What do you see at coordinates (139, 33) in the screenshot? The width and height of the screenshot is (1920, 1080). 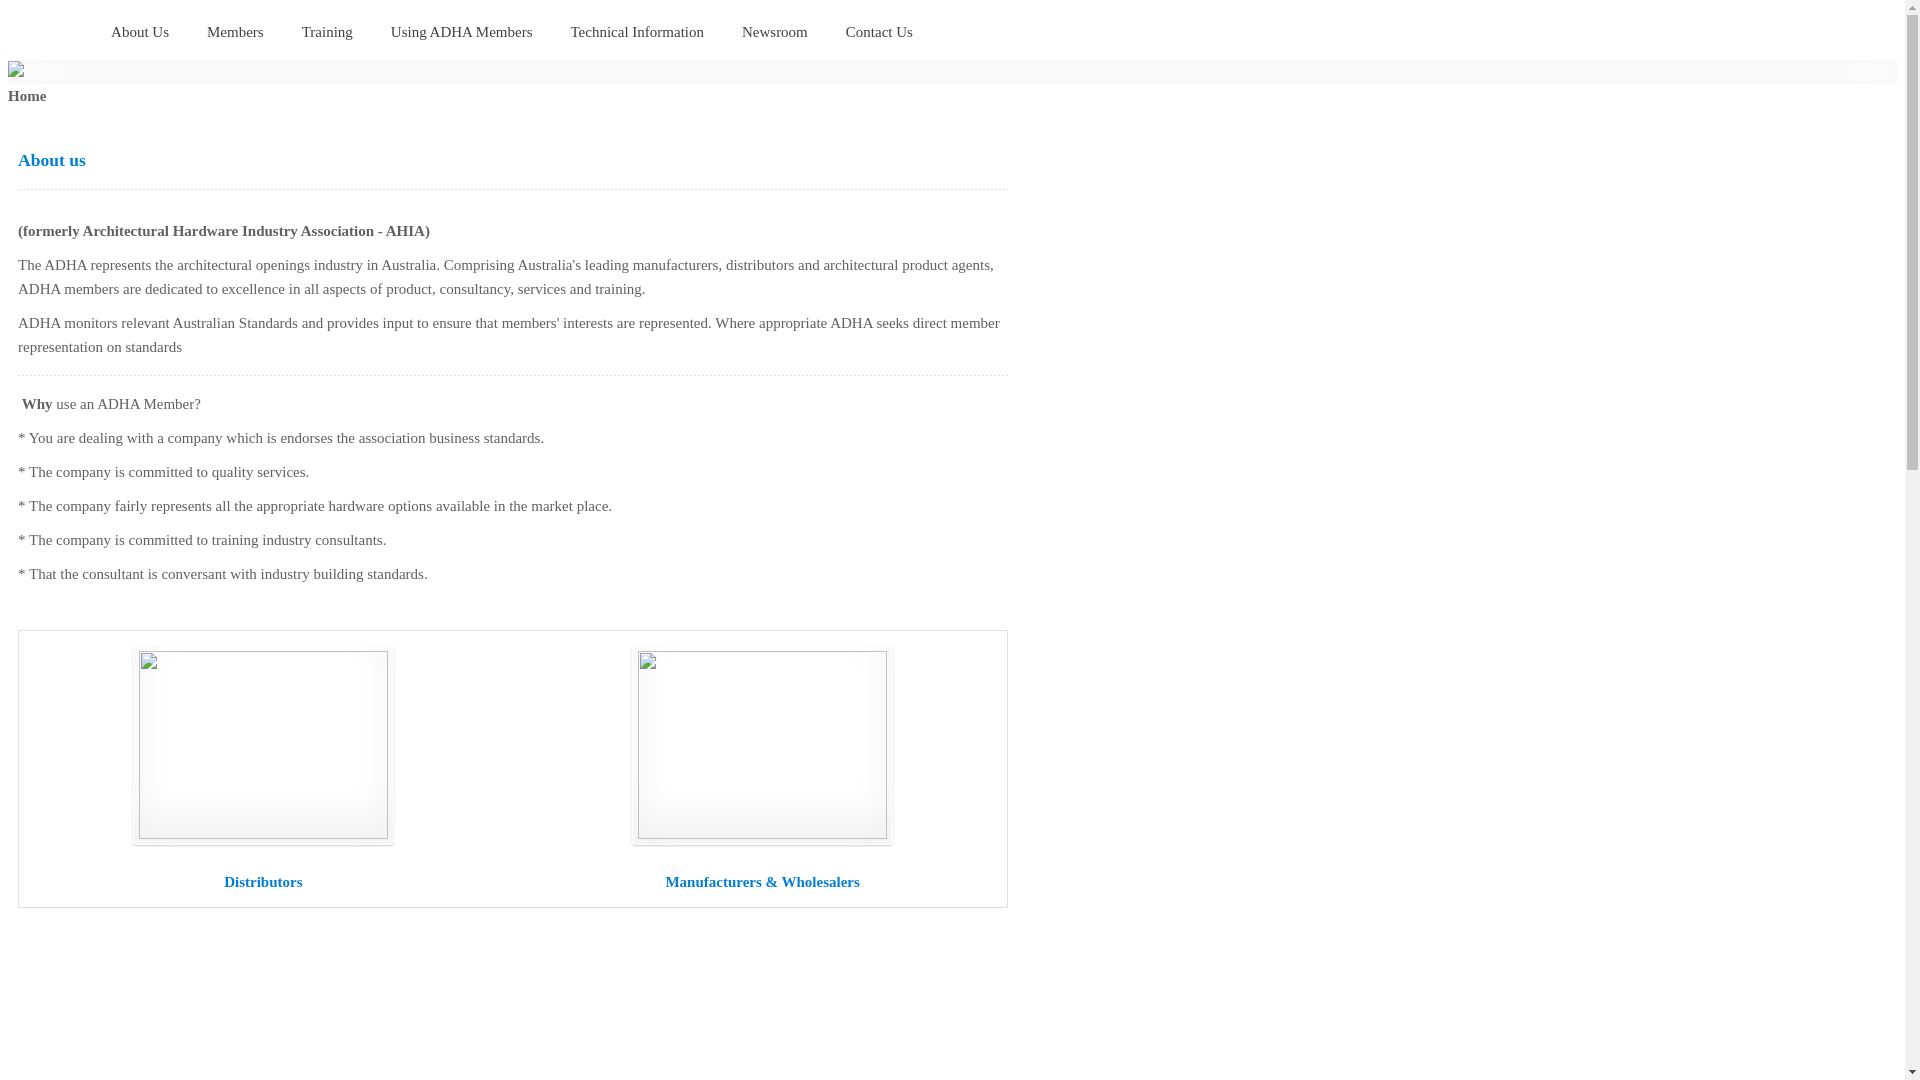 I see `'About Us'` at bounding box center [139, 33].